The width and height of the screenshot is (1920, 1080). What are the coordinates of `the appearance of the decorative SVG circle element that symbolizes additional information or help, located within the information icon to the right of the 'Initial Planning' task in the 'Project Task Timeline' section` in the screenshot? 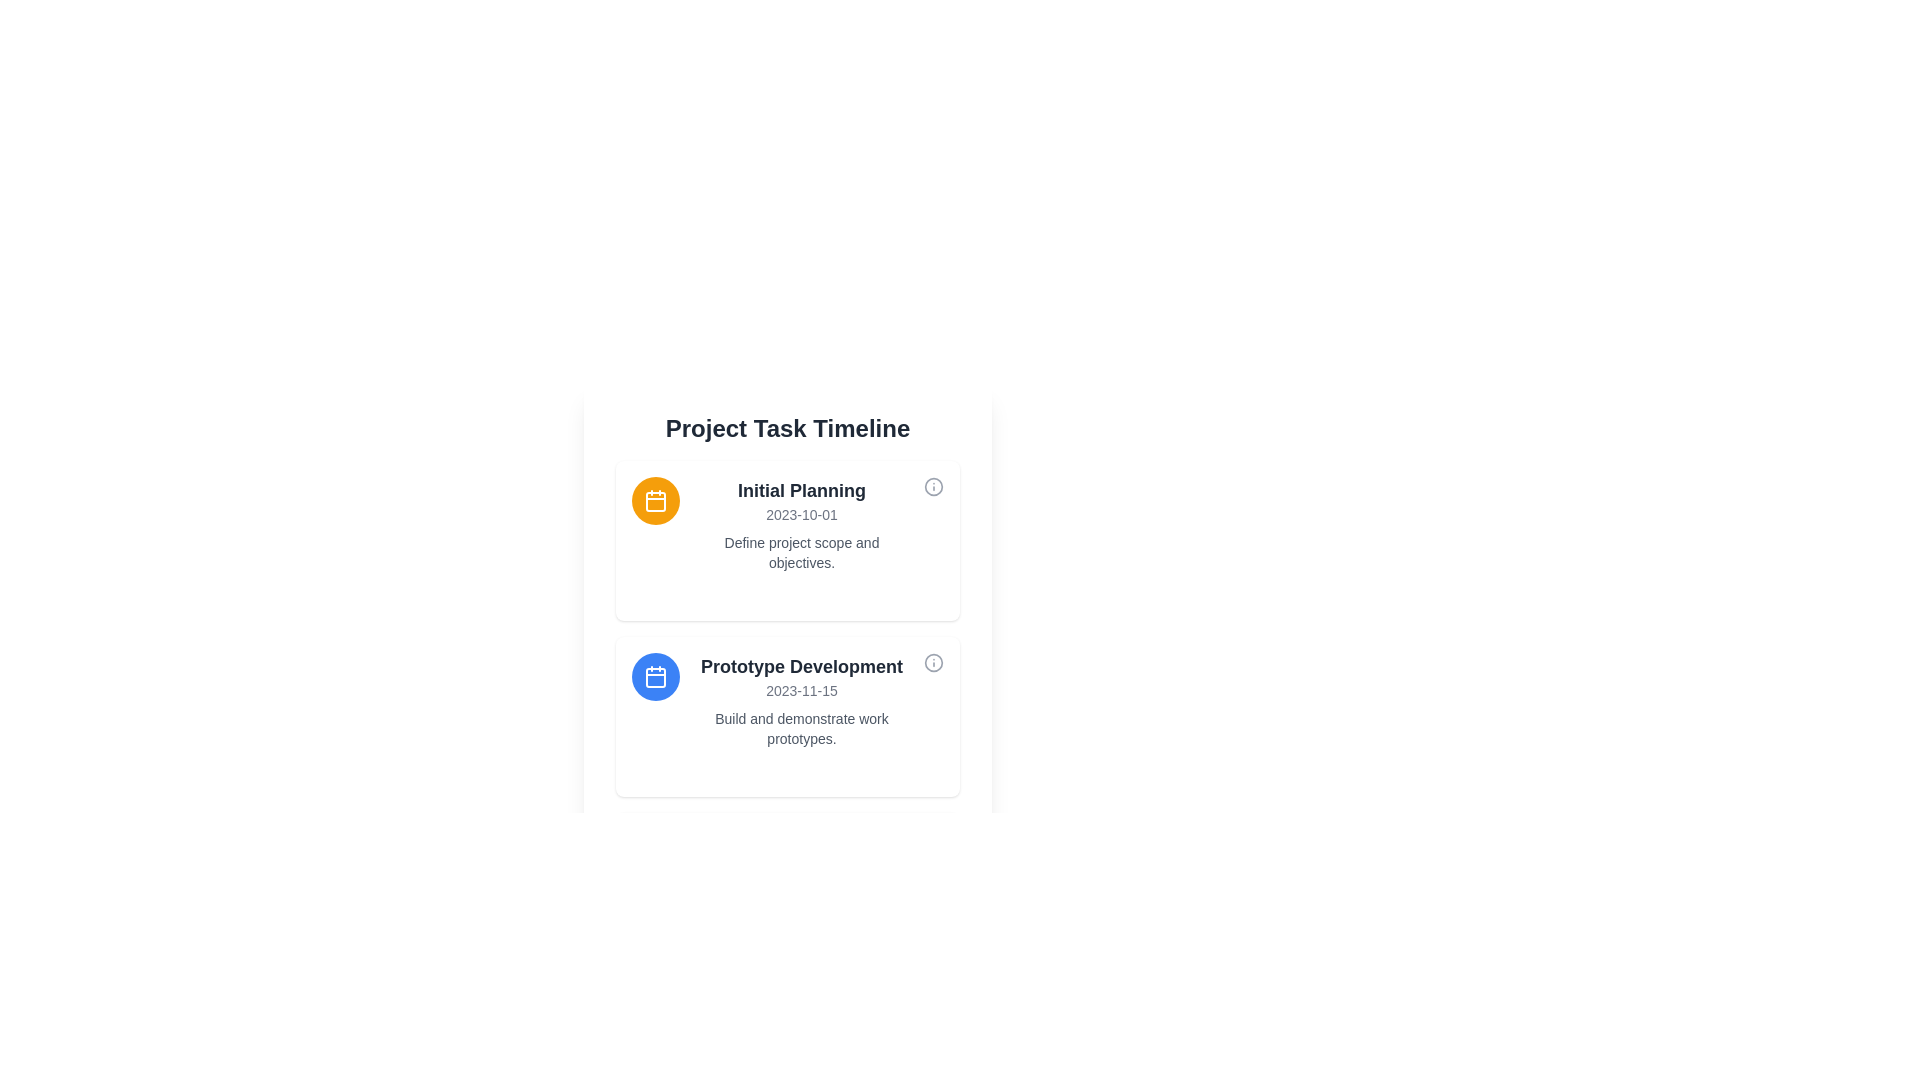 It's located at (933, 663).